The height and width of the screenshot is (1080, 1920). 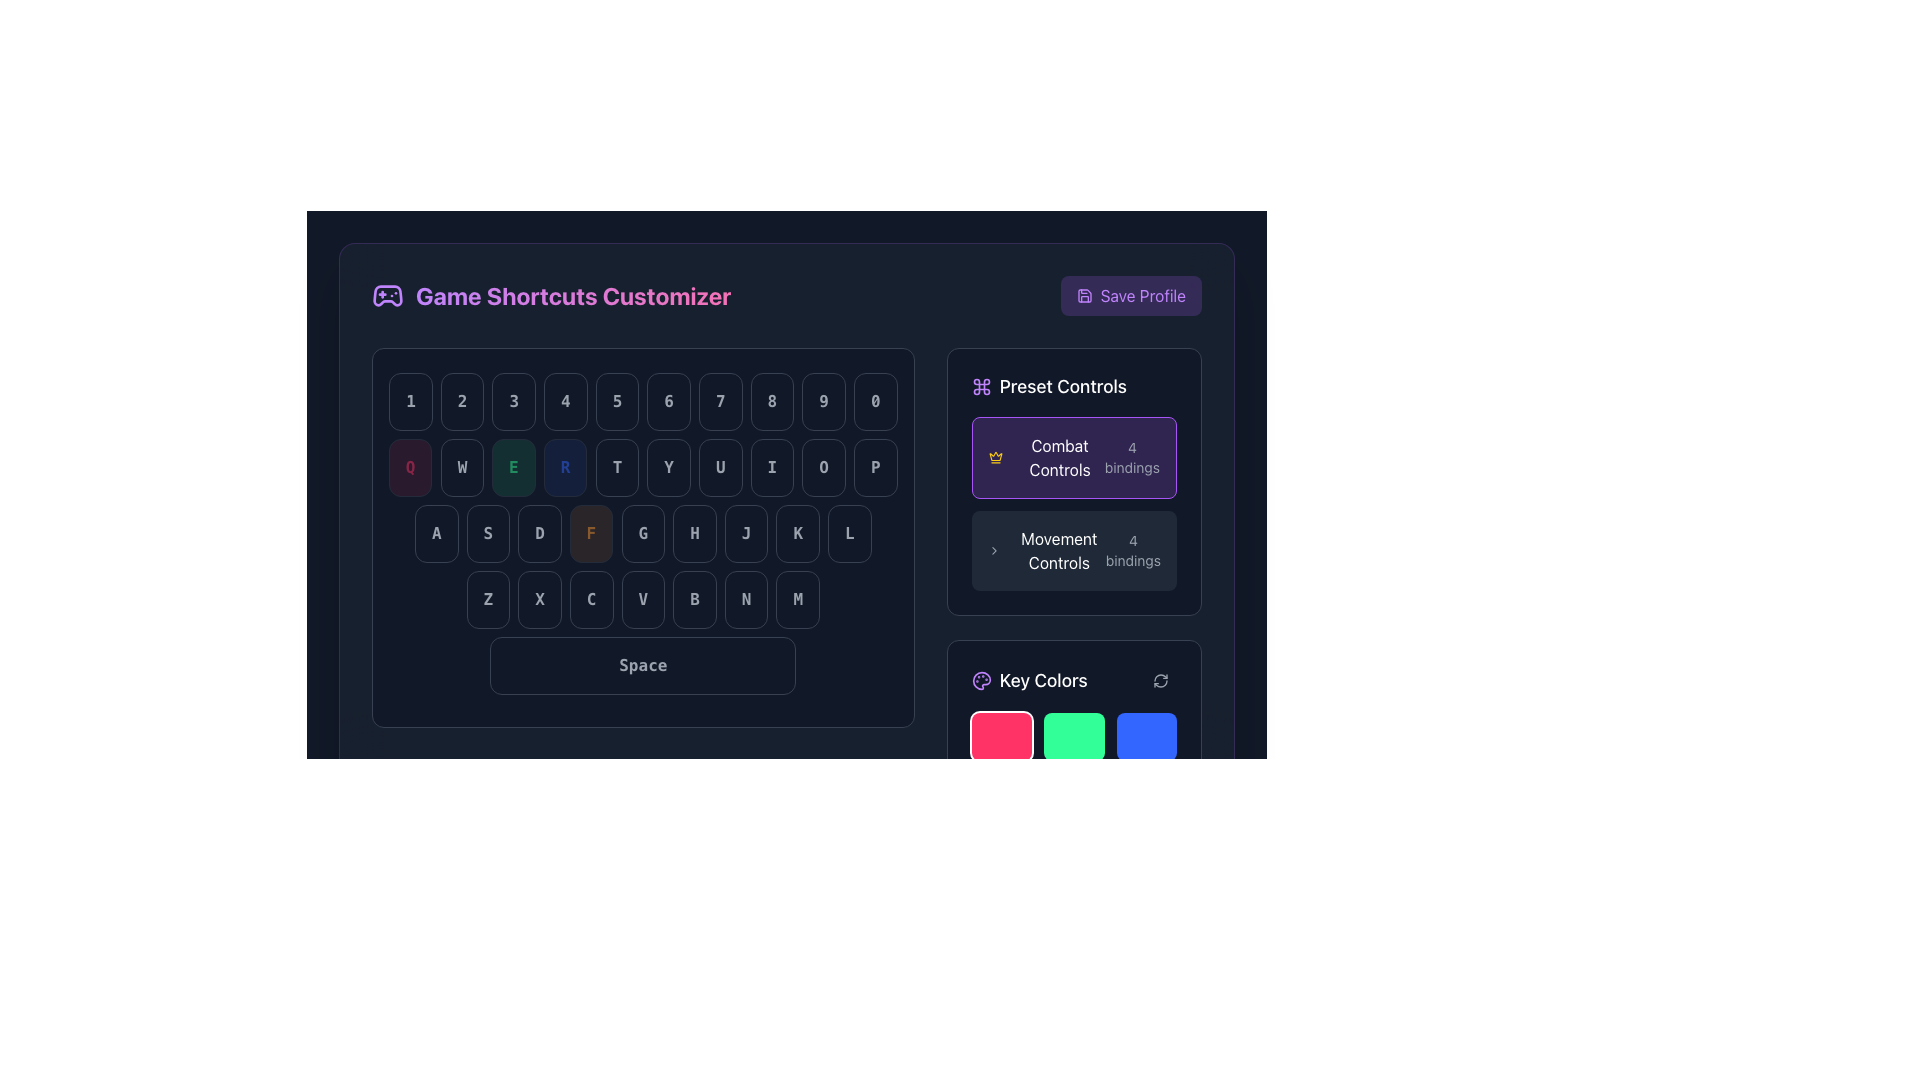 What do you see at coordinates (1161, 680) in the screenshot?
I see `the refresh button located on the right side of the 'Key Colors' section` at bounding box center [1161, 680].